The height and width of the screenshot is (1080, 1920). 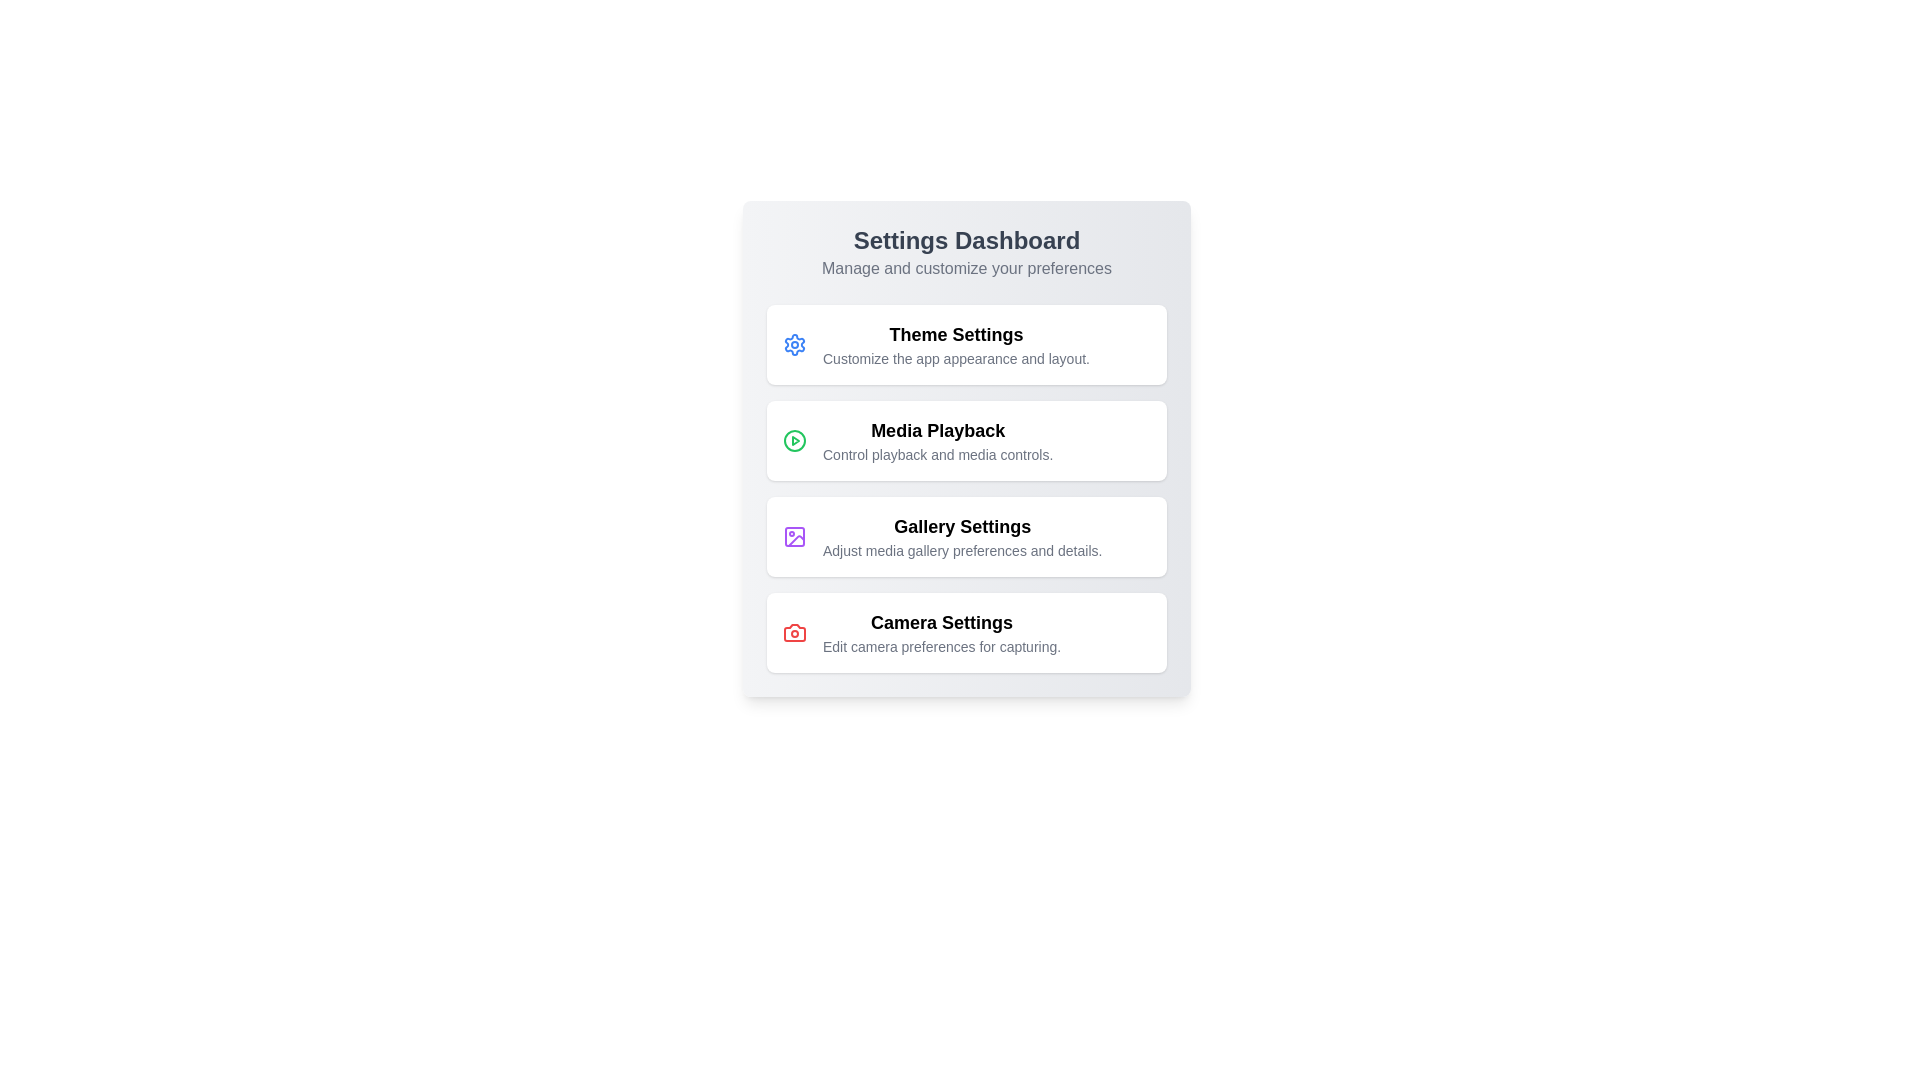 What do you see at coordinates (794, 632) in the screenshot?
I see `the left-most icon in the 'Camera Settings' row that indicates camera functionalities` at bounding box center [794, 632].